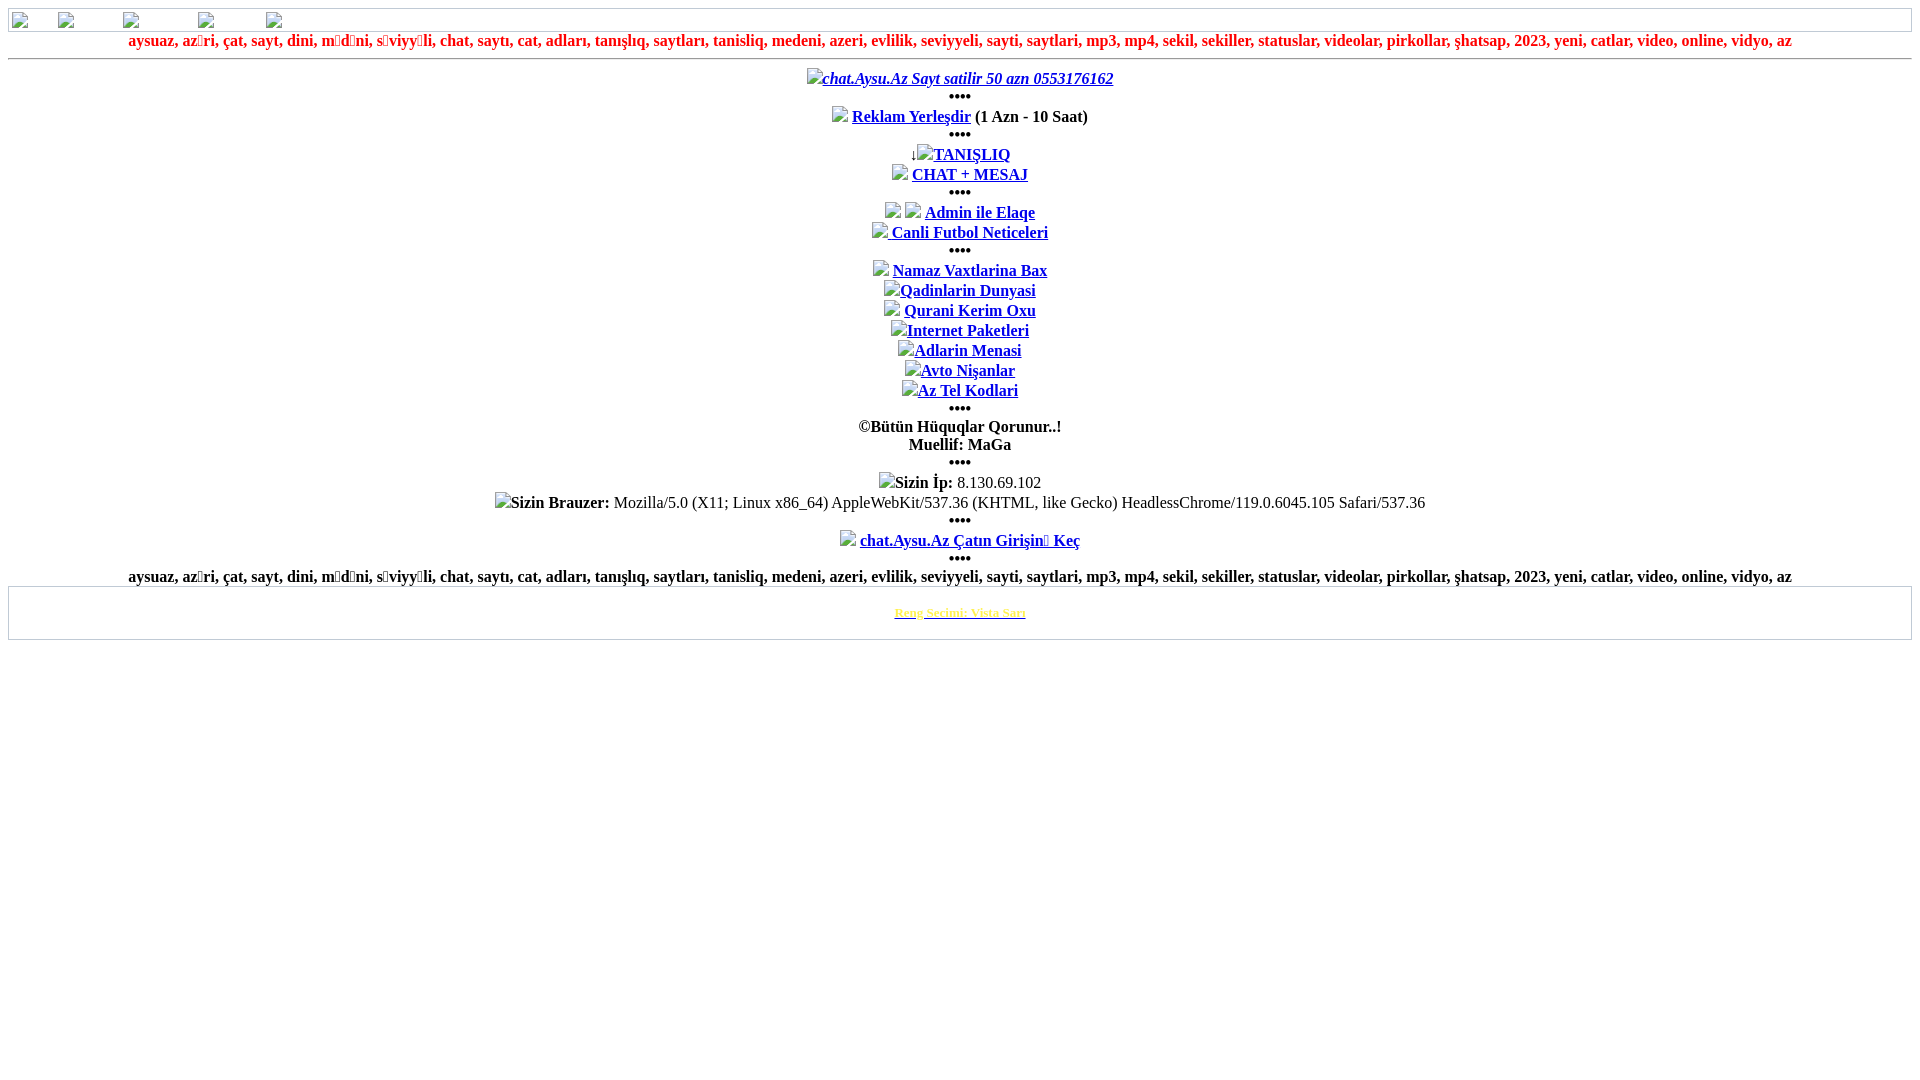 This screenshot has height=1080, width=1920. What do you see at coordinates (969, 231) in the screenshot?
I see `'Canli Futbol Neticeleri'` at bounding box center [969, 231].